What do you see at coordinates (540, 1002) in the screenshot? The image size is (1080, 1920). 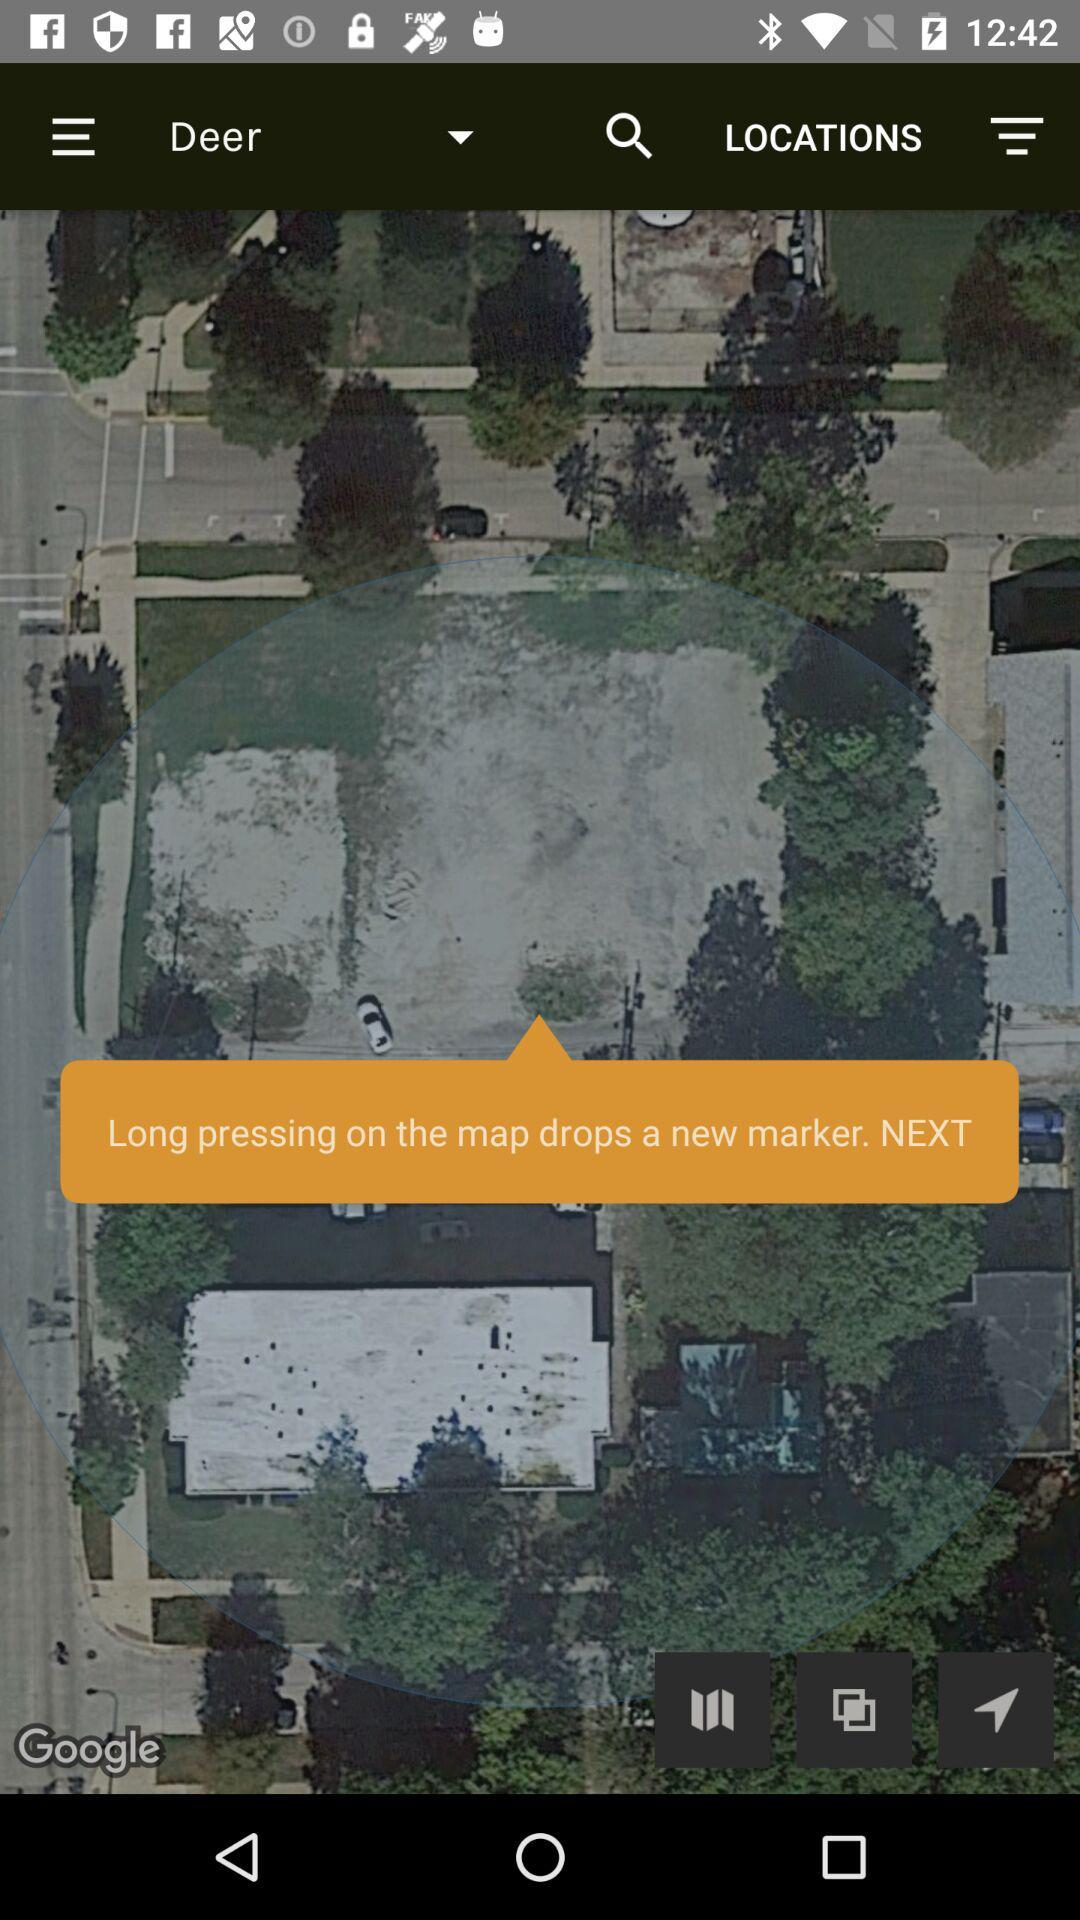 I see `mark location` at bounding box center [540, 1002].